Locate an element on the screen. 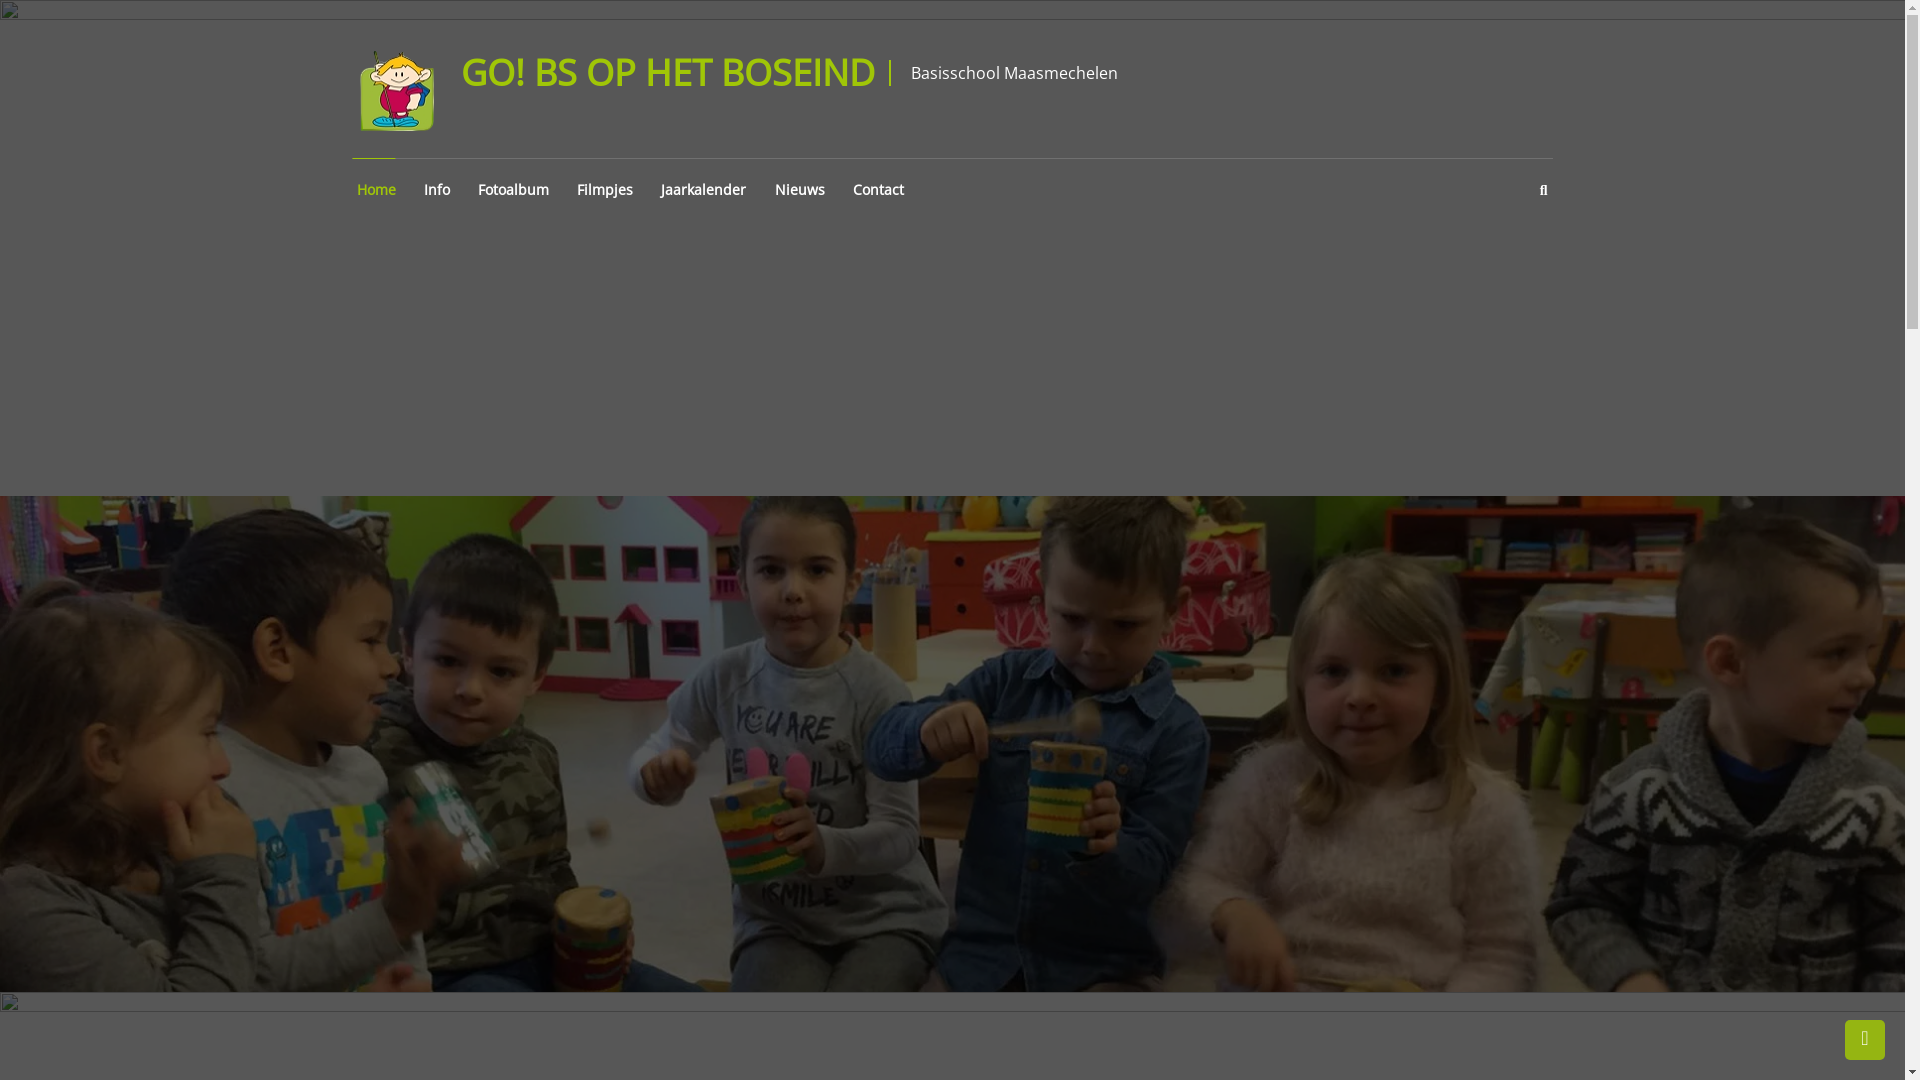 Image resolution: width=1920 pixels, height=1080 pixels. 'Fotoalbum' is located at coordinates (511, 189).